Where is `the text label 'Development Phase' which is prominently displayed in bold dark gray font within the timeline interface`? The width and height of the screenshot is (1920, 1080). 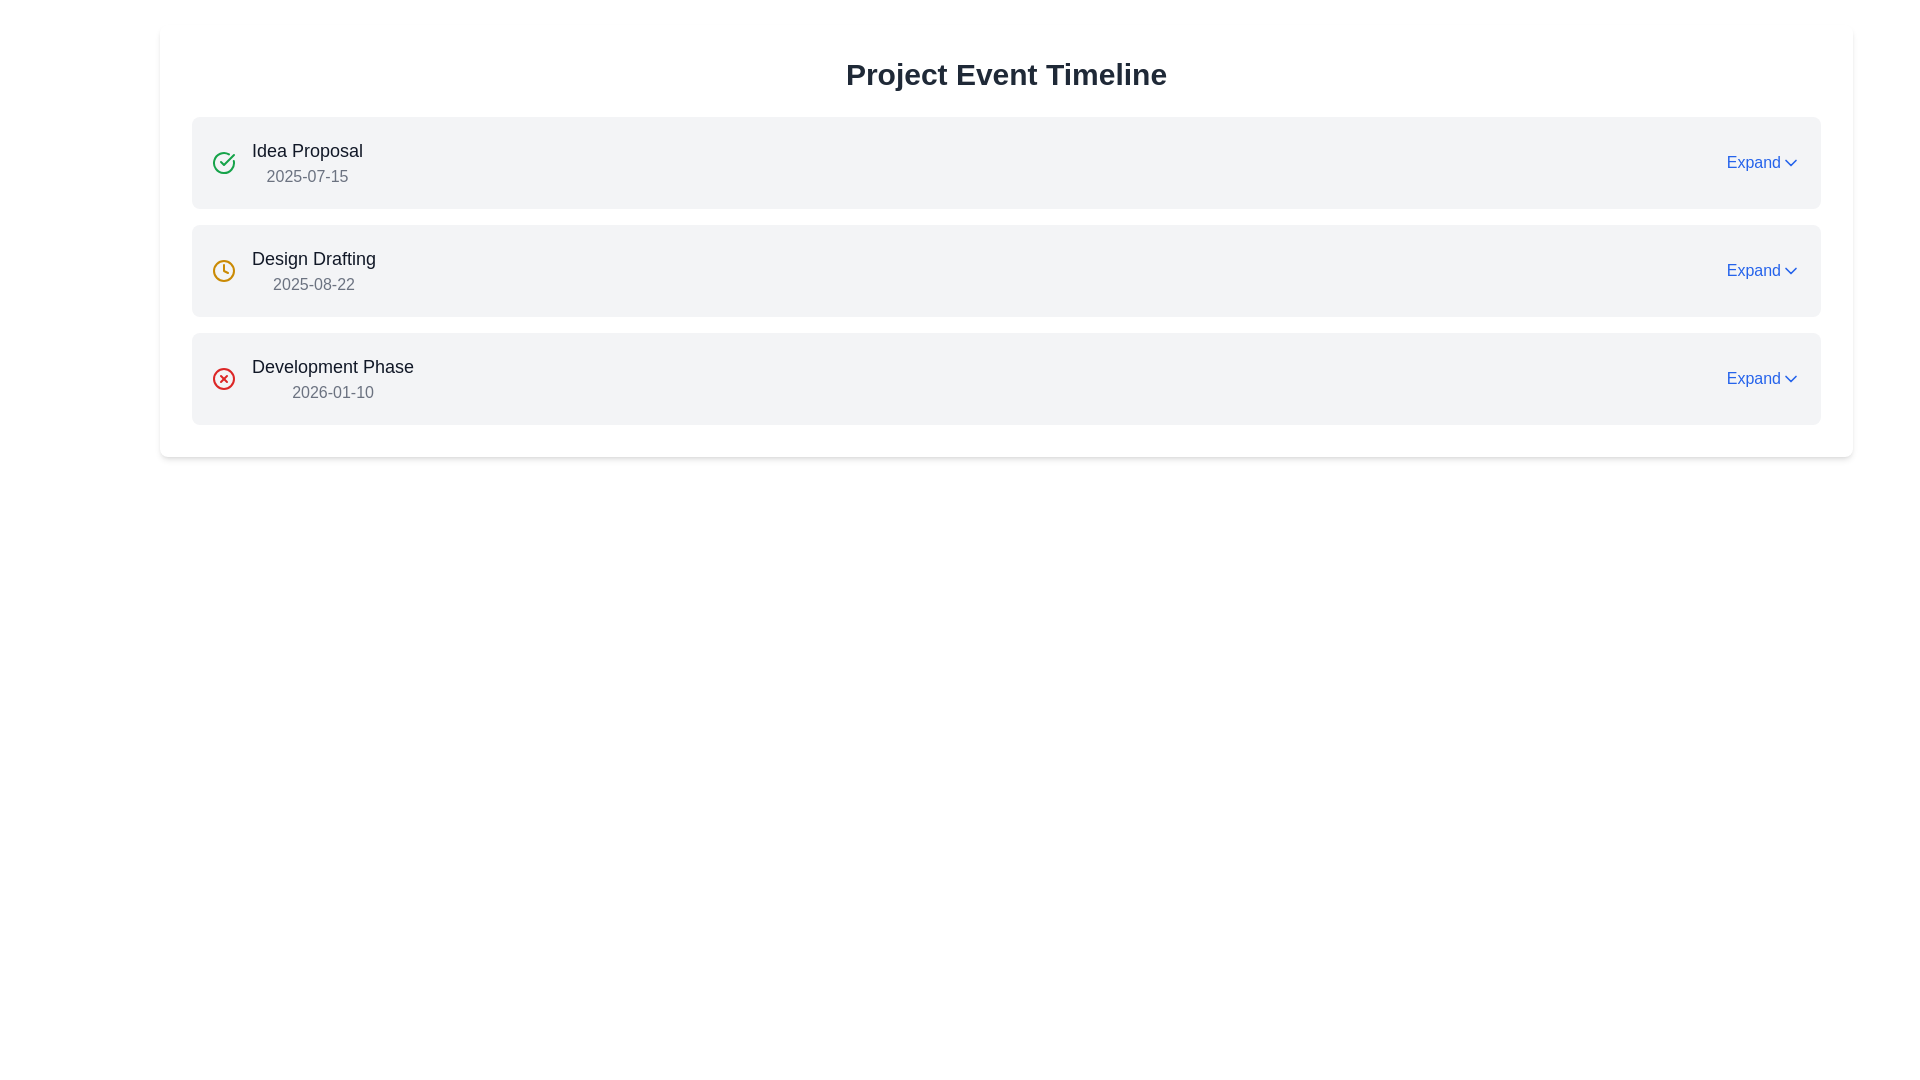 the text label 'Development Phase' which is prominently displayed in bold dark gray font within the timeline interface is located at coordinates (333, 366).